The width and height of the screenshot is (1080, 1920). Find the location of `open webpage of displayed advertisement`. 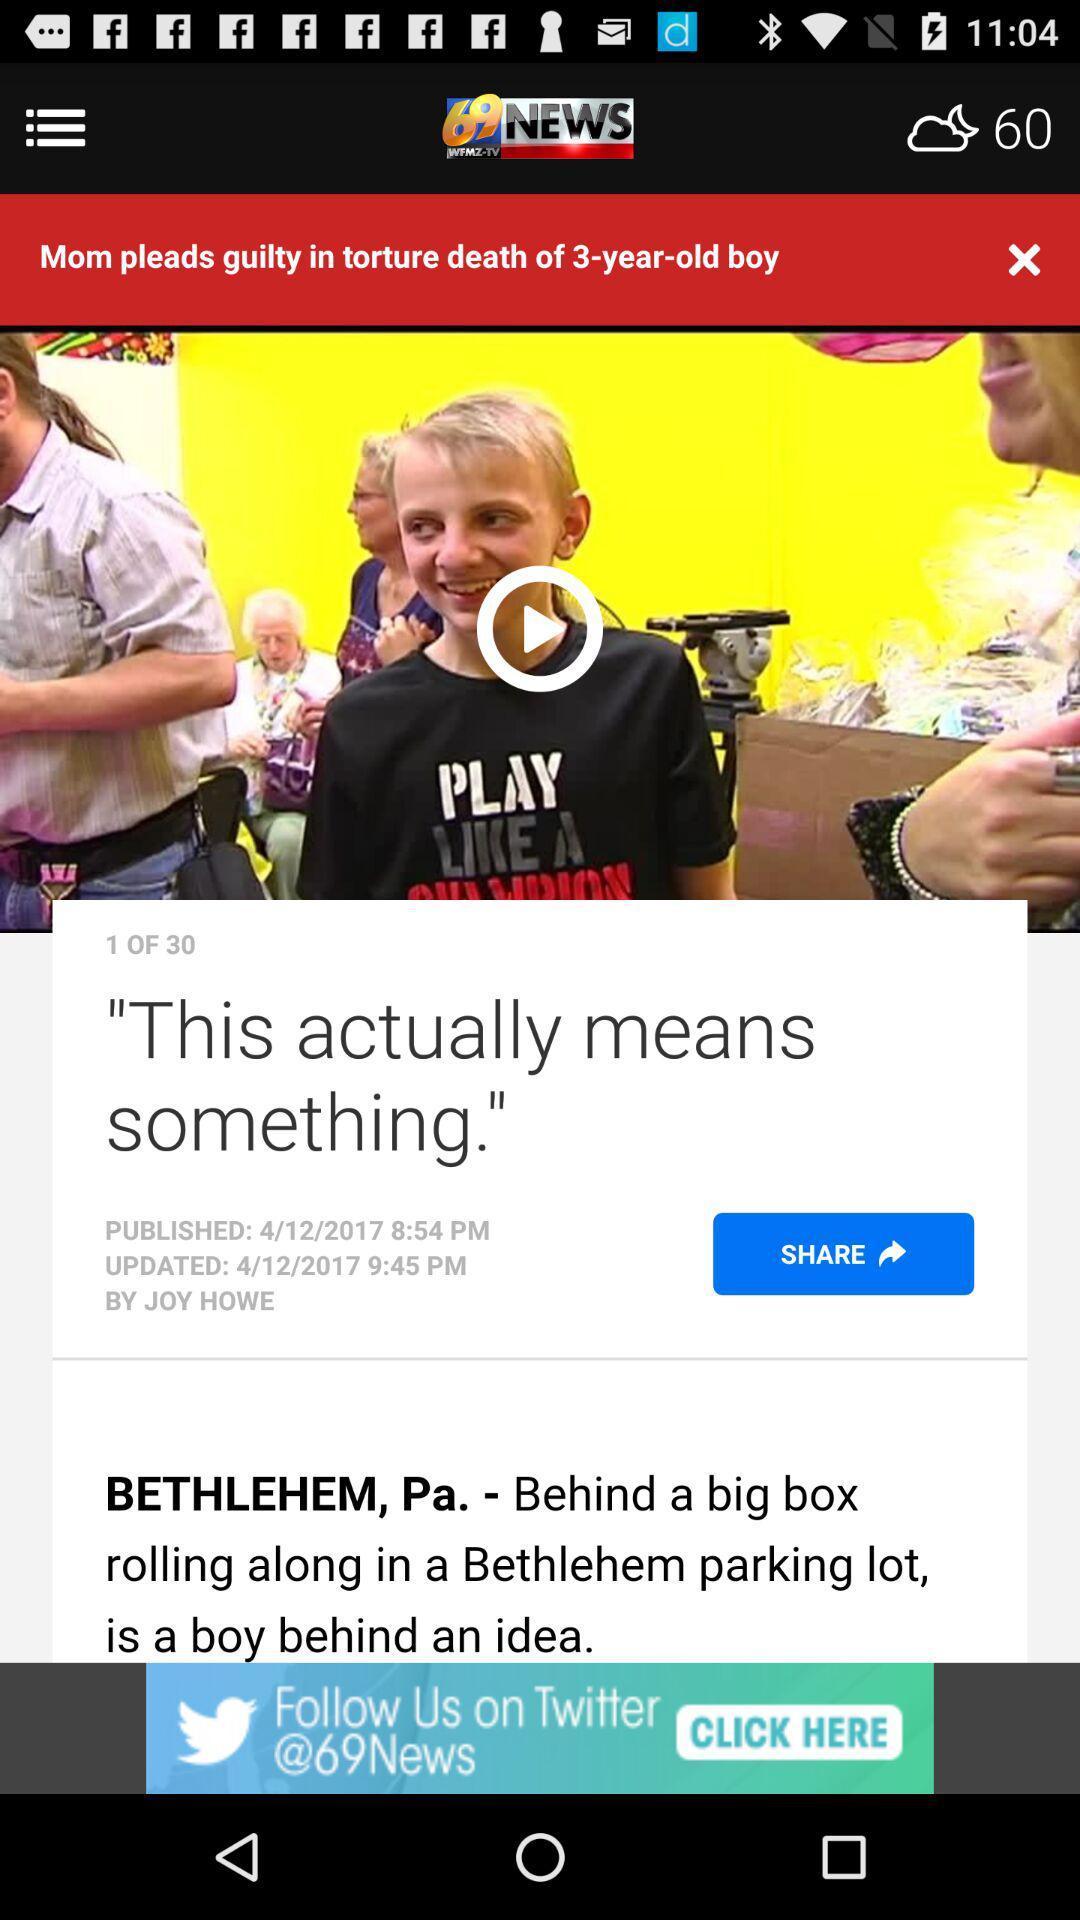

open webpage of displayed advertisement is located at coordinates (540, 1727).